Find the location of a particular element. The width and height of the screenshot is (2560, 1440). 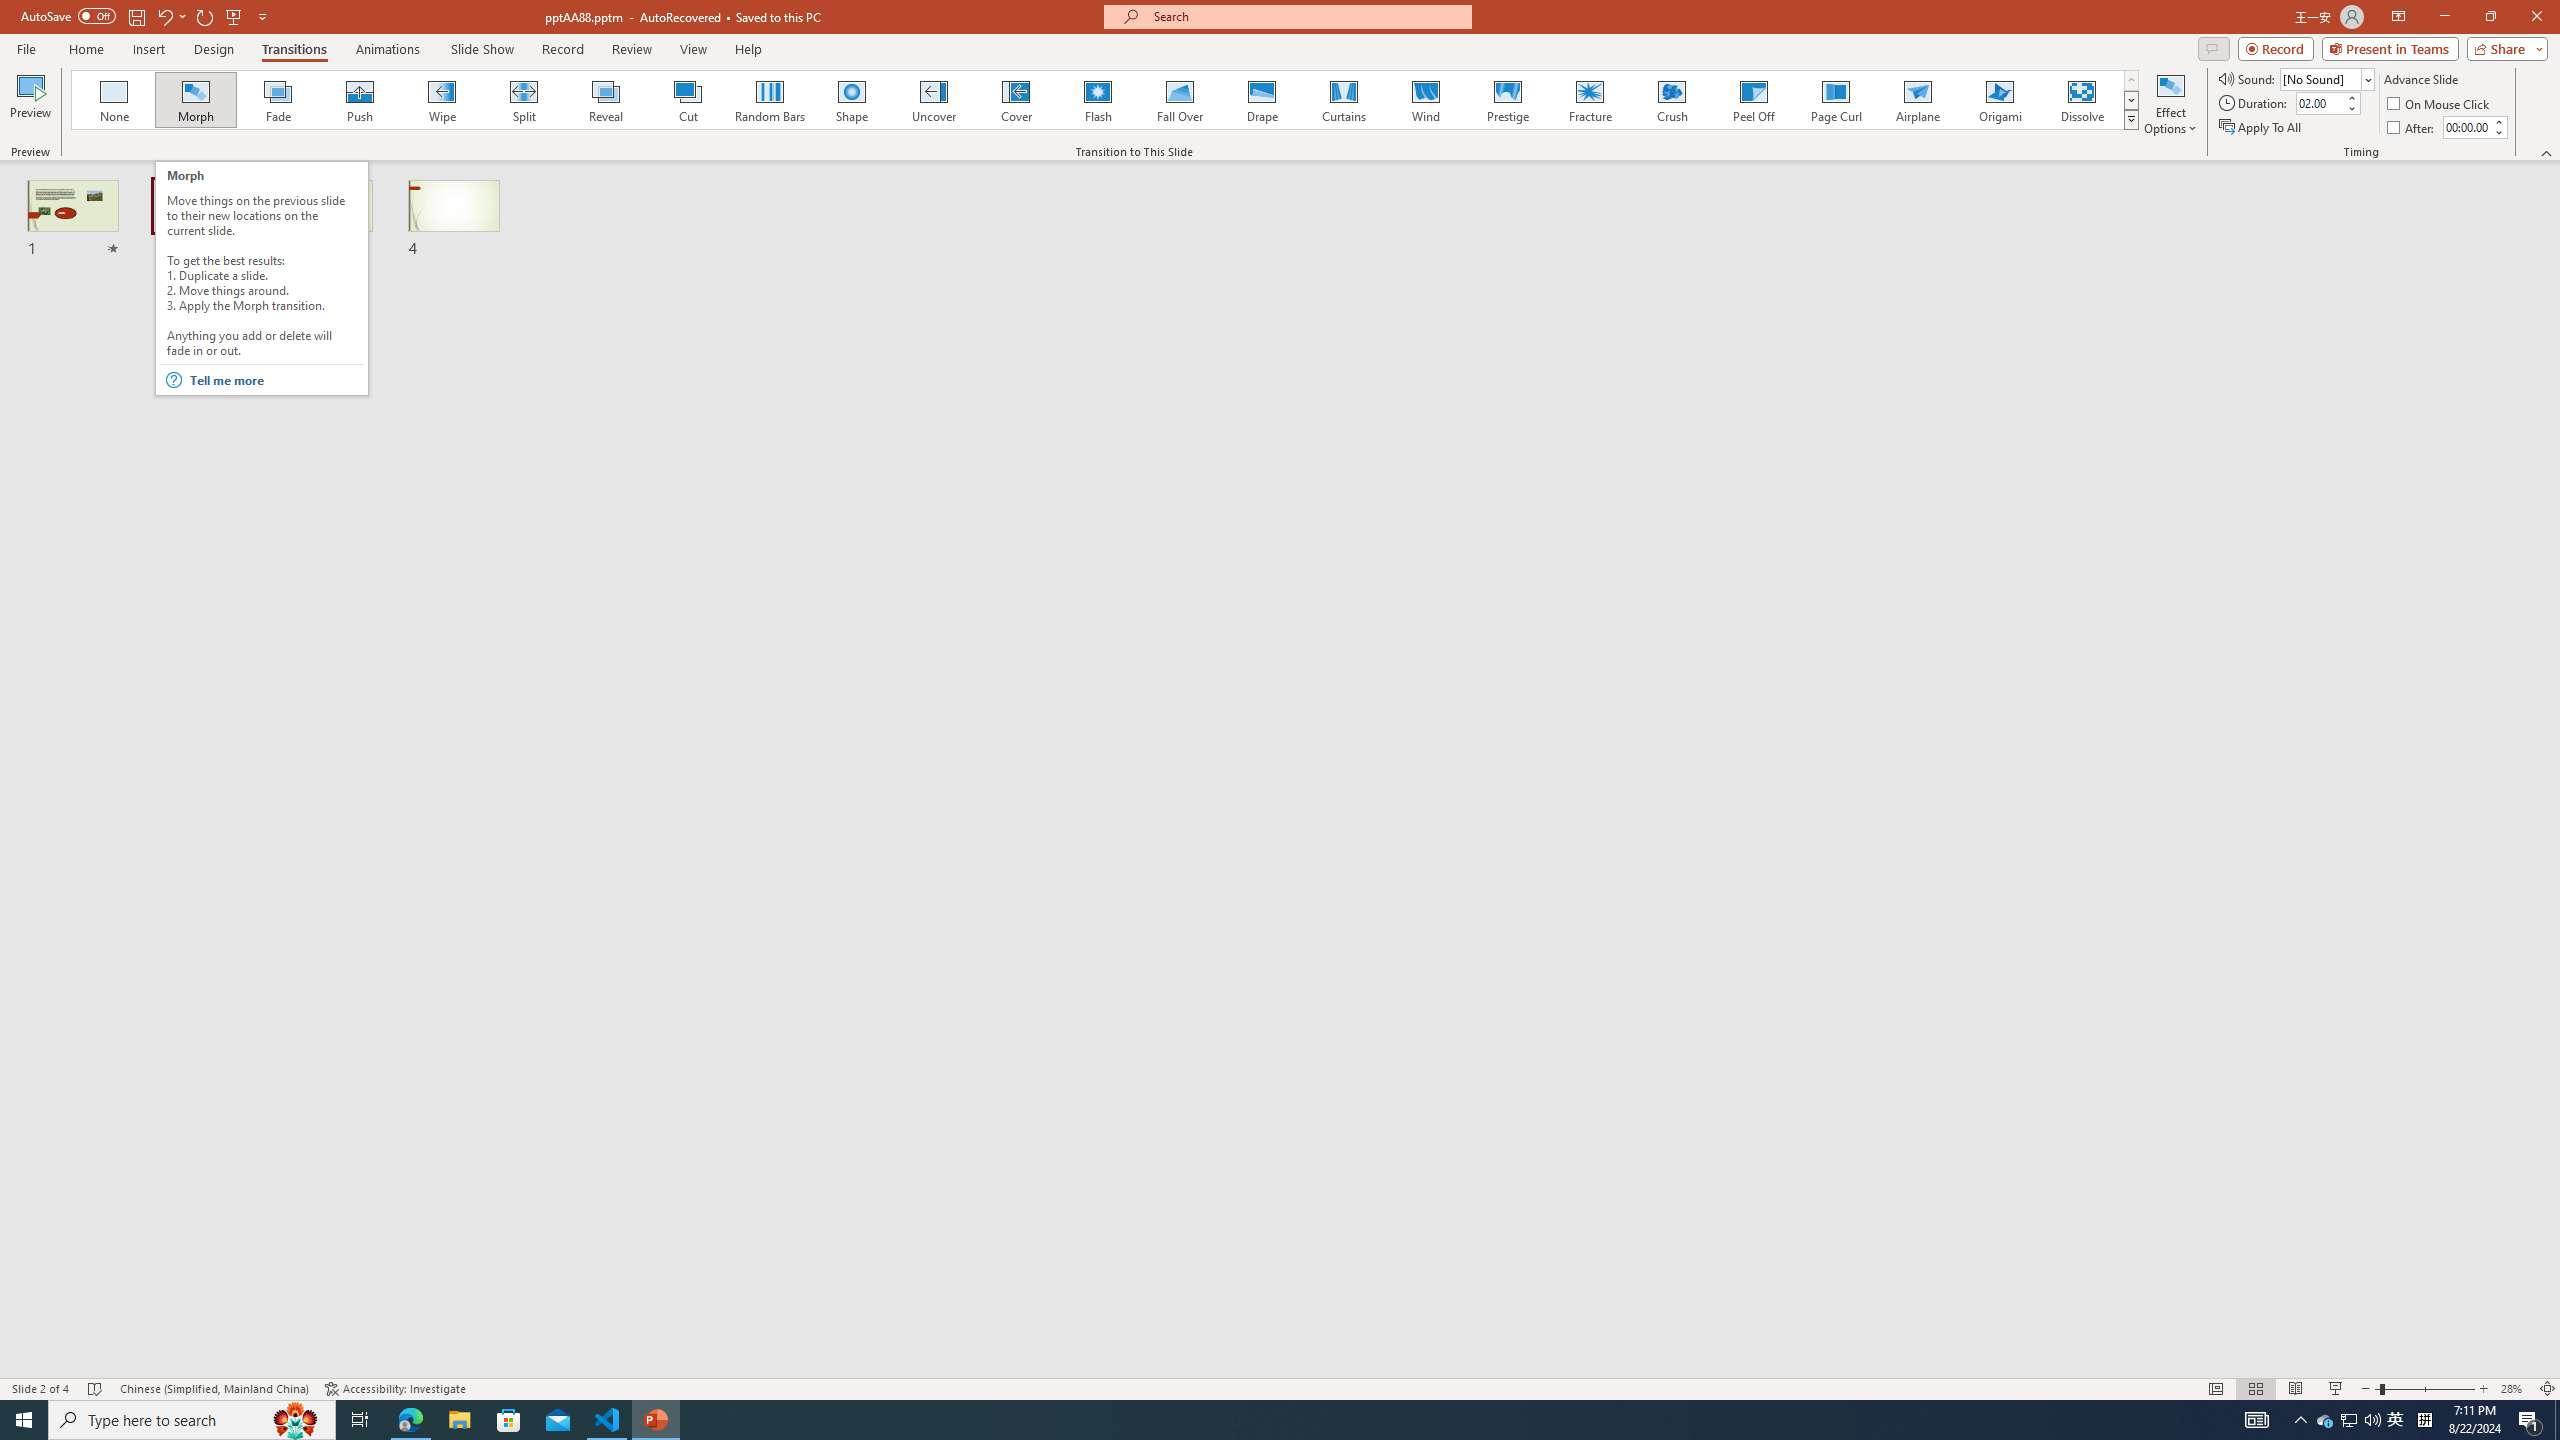

'Morph' is located at coordinates (196, 99).